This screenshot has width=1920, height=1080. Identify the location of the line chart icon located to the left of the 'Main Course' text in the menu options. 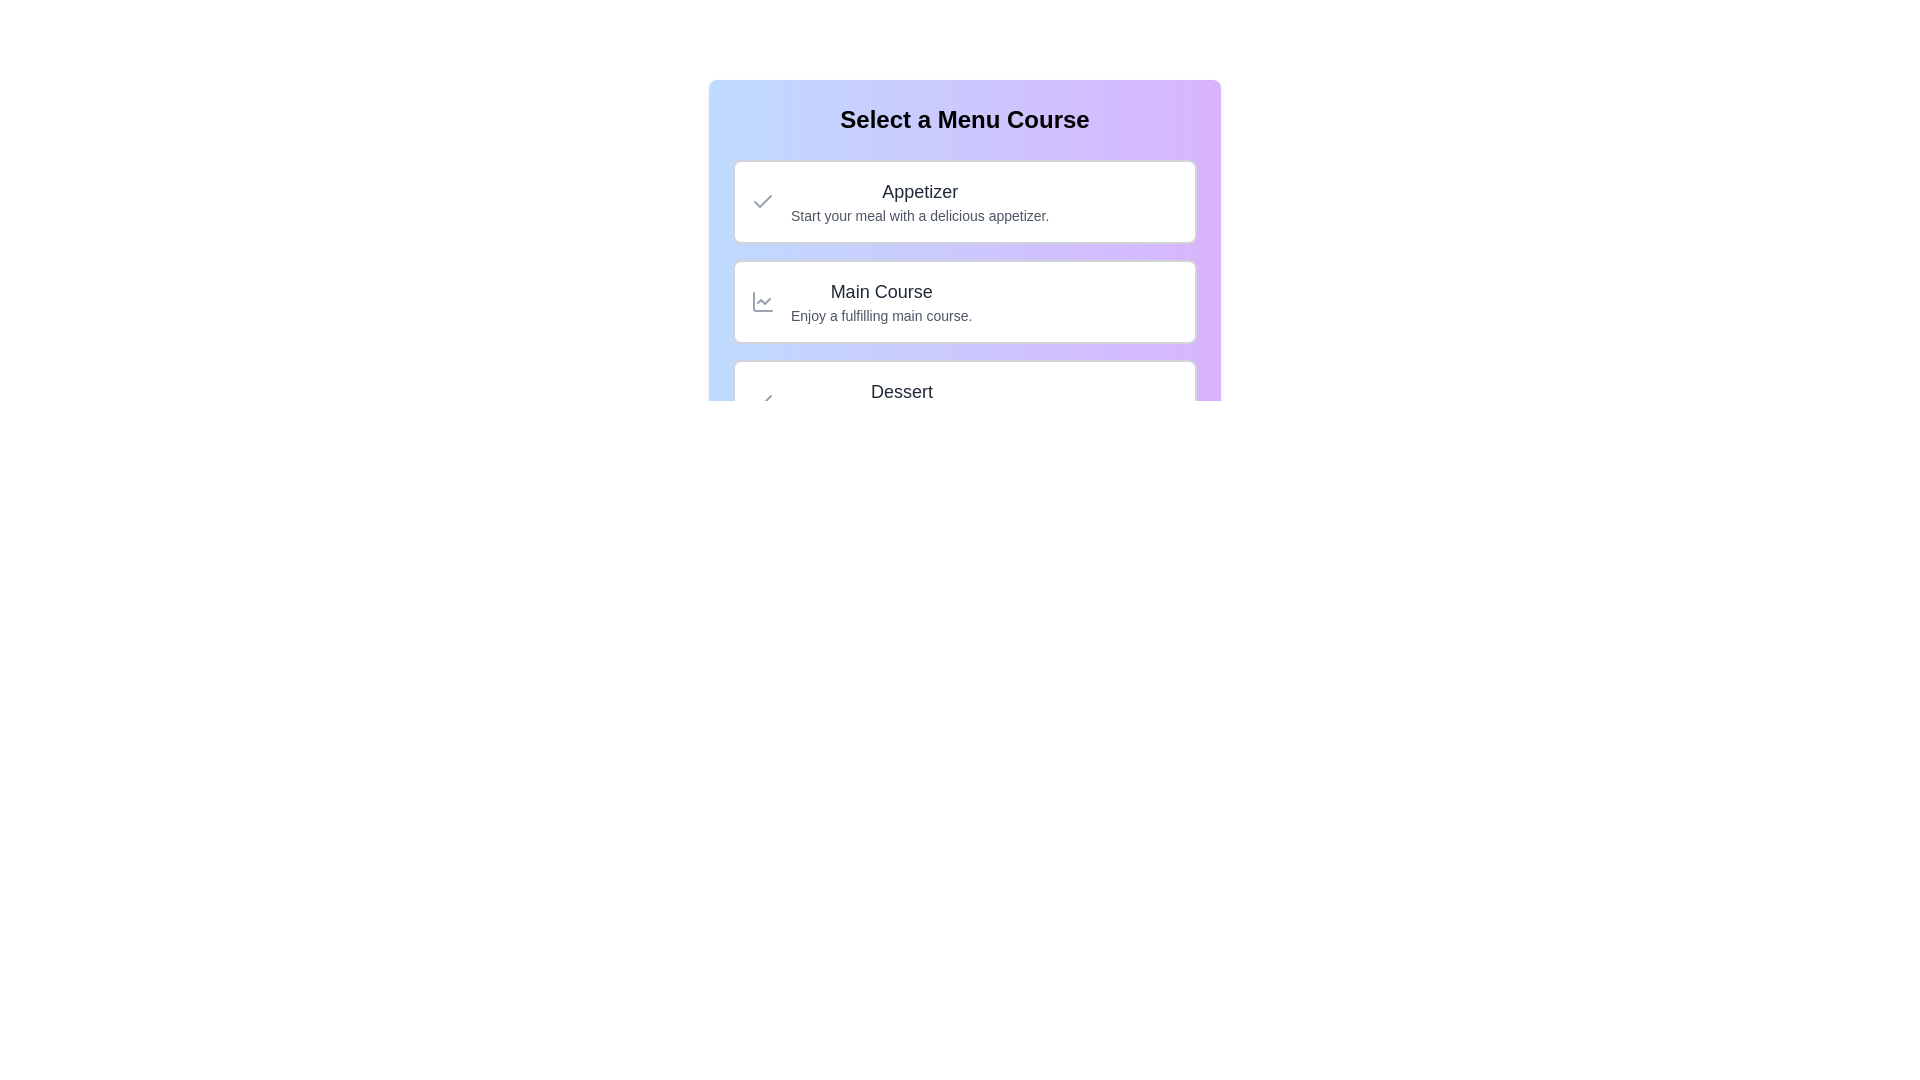
(762, 301).